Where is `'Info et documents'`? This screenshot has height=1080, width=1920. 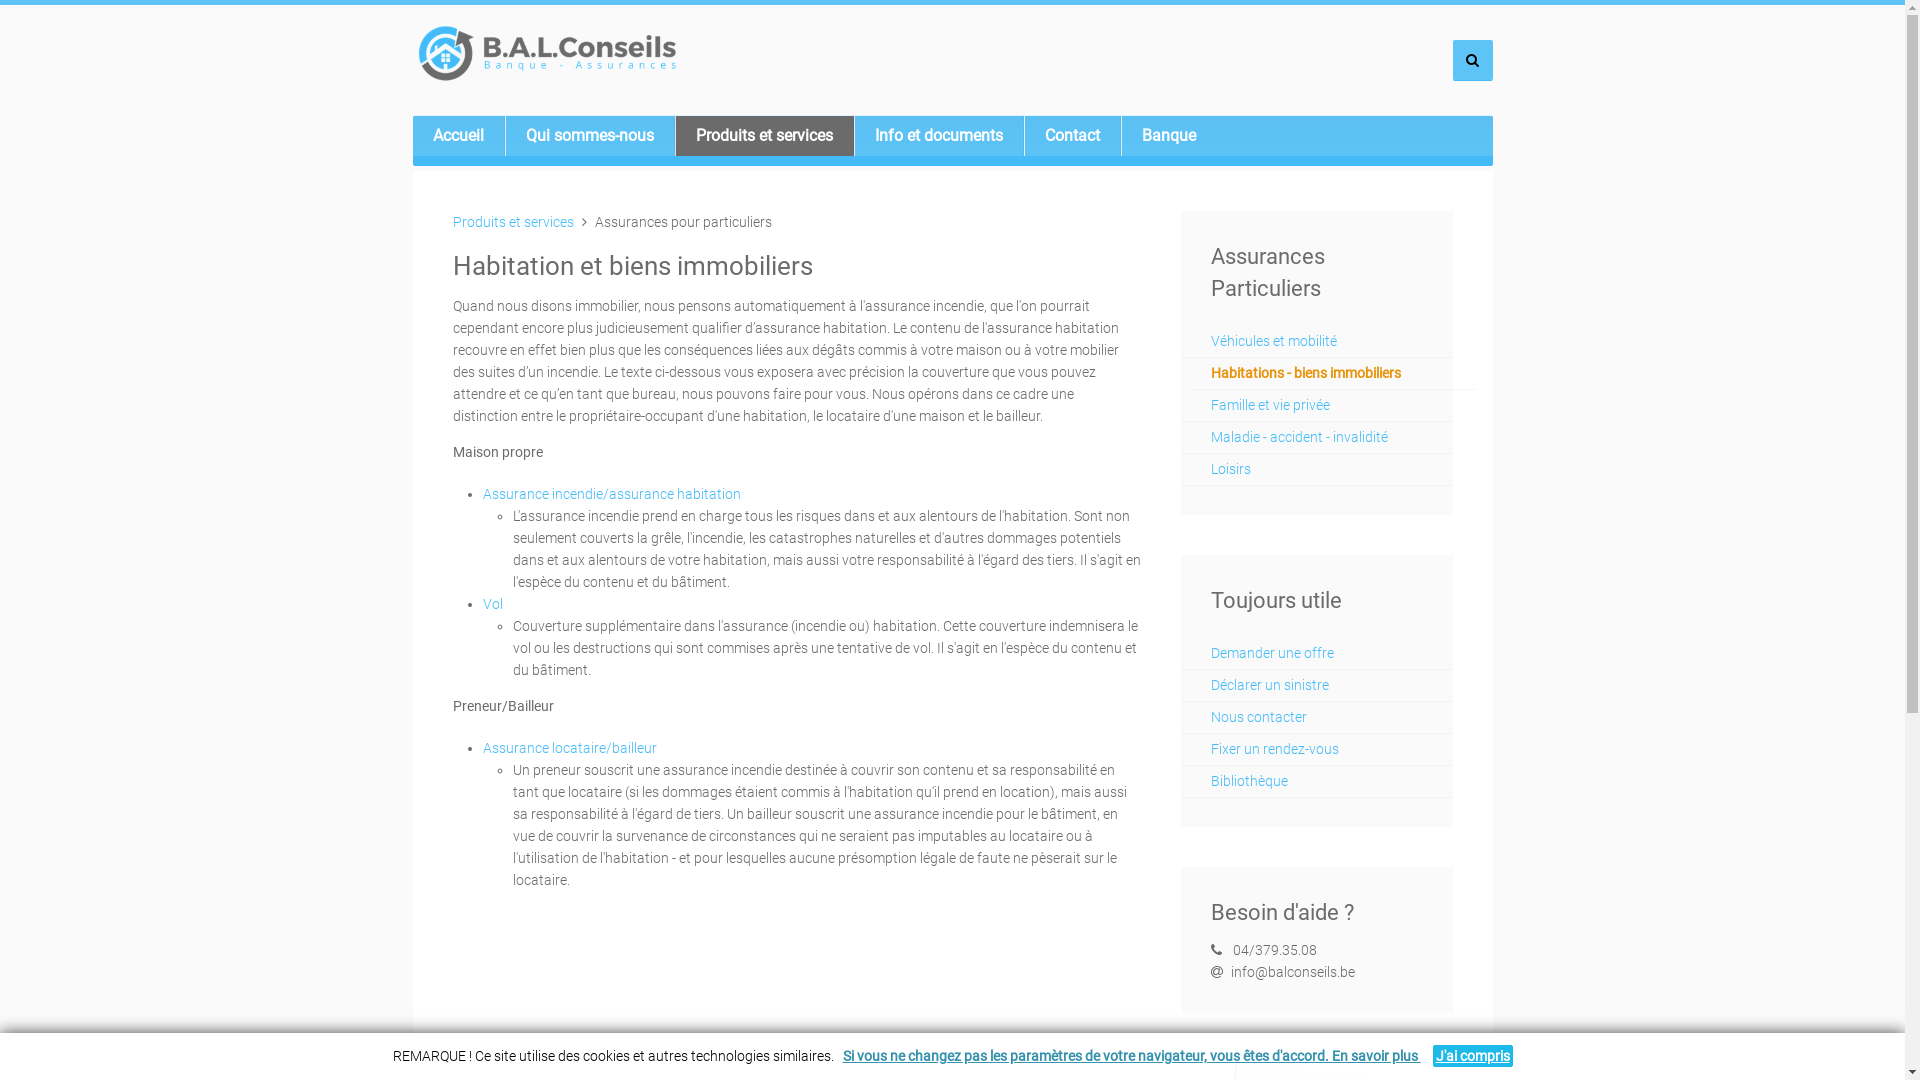 'Info et documents' is located at coordinates (854, 135).